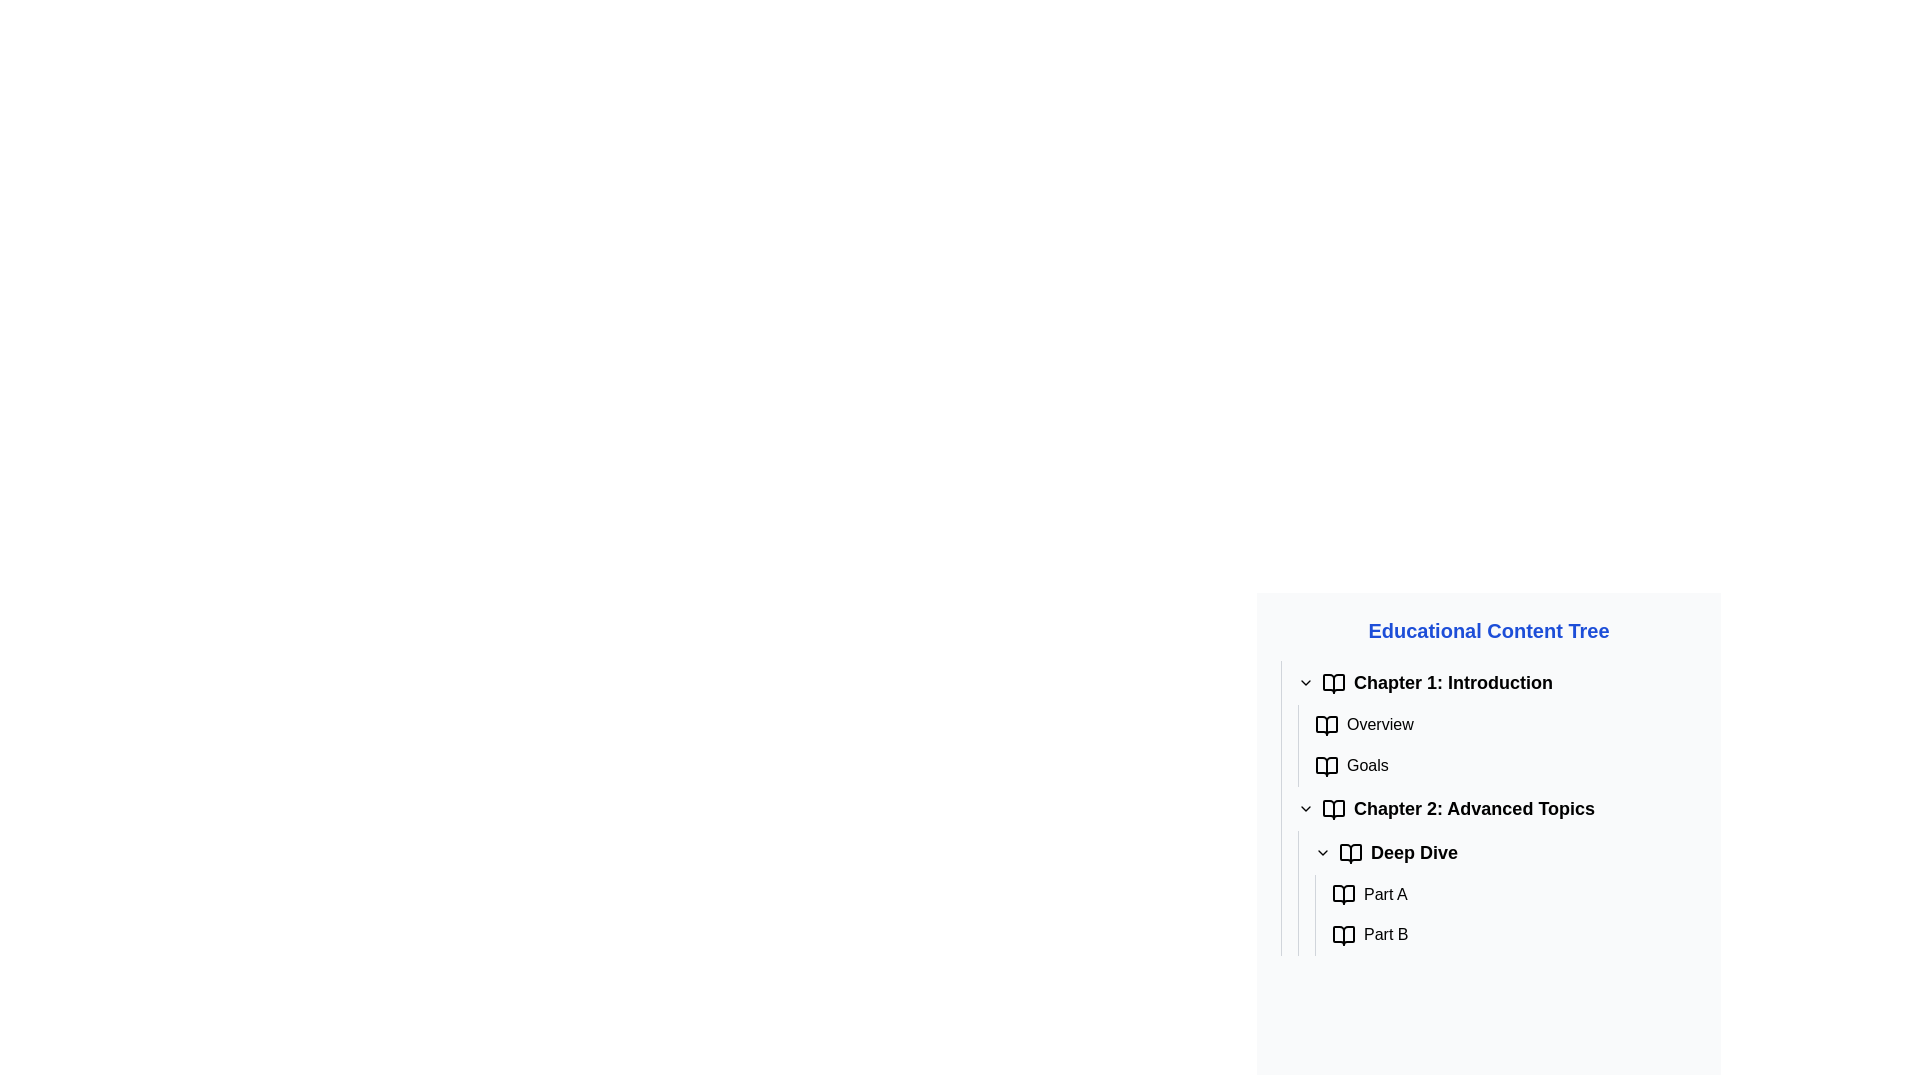 The height and width of the screenshot is (1080, 1920). I want to click on the SVG icon representing the book in the subsection 'Deep Dive' under 'Chapter 2: Advanced Topics' on the right side of the interface, so click(1344, 893).